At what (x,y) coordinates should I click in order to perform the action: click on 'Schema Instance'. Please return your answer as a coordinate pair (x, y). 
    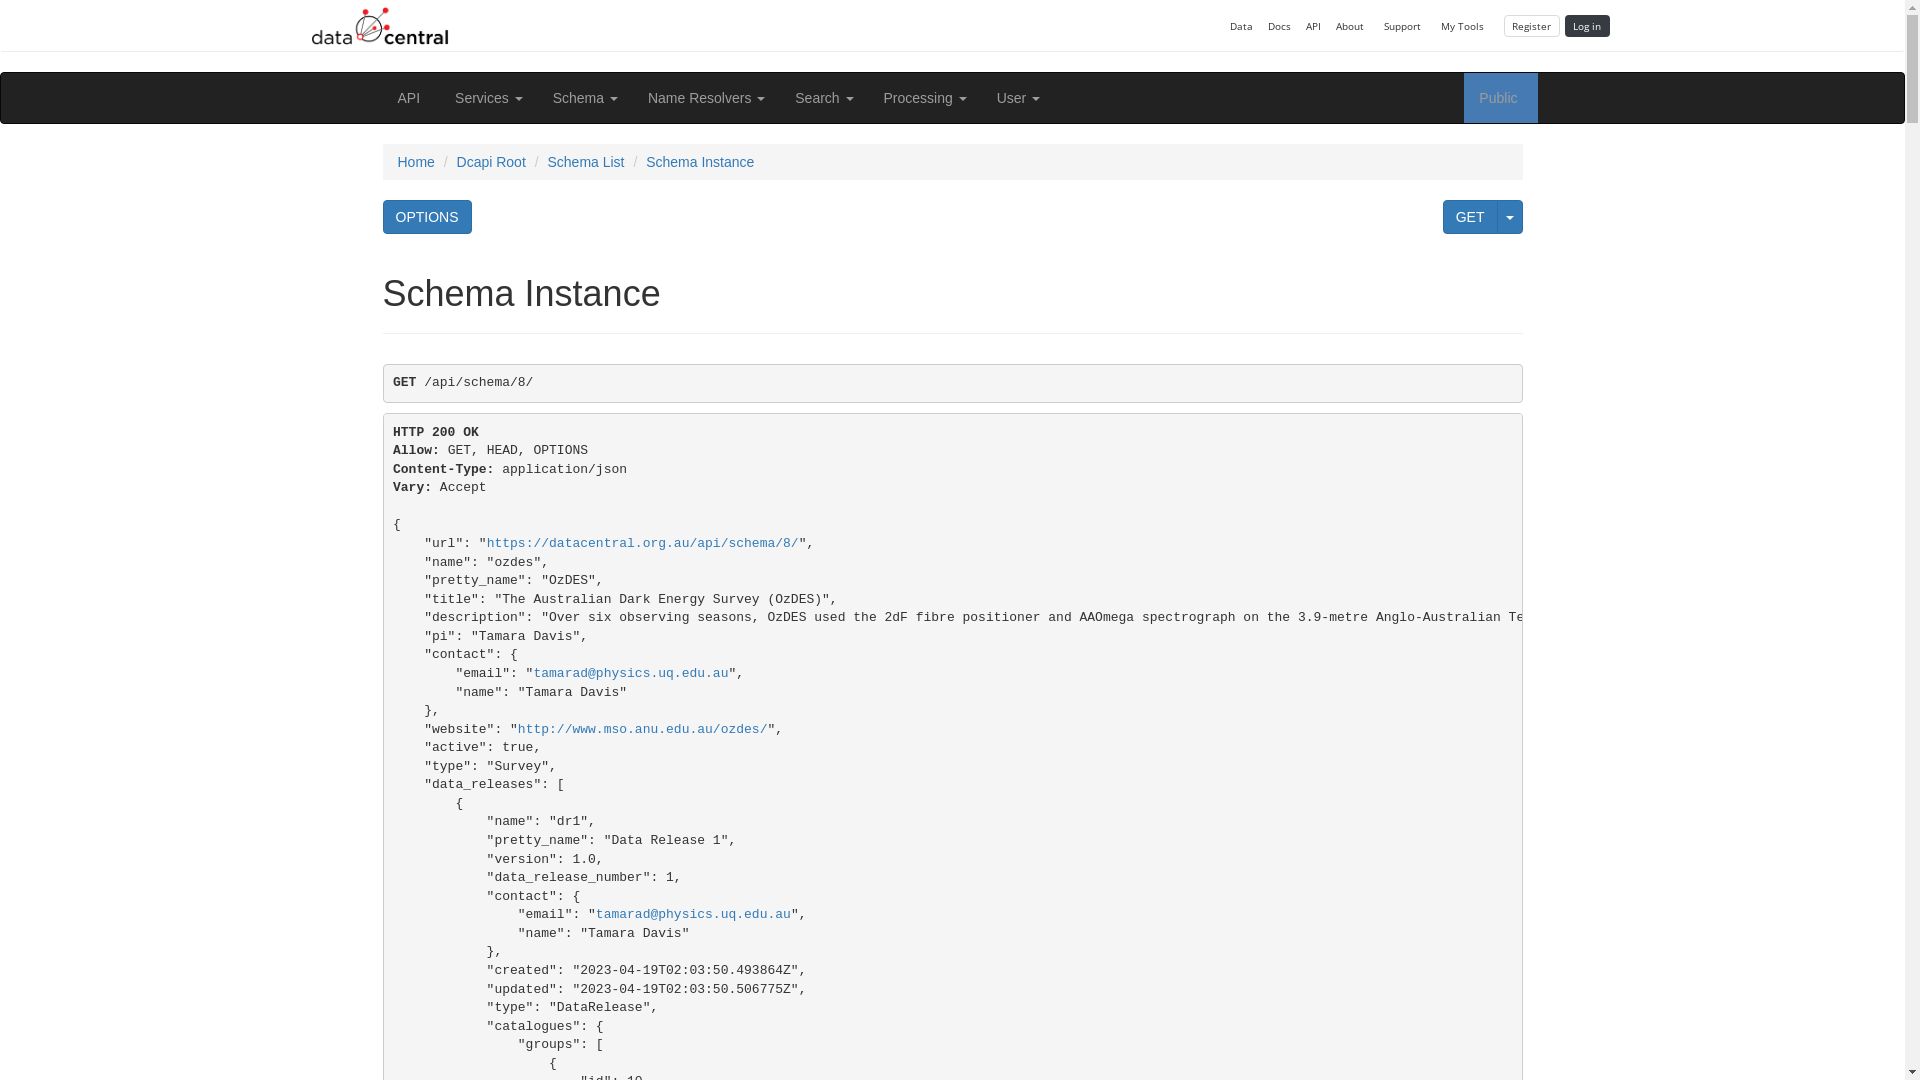
    Looking at the image, I should click on (700, 161).